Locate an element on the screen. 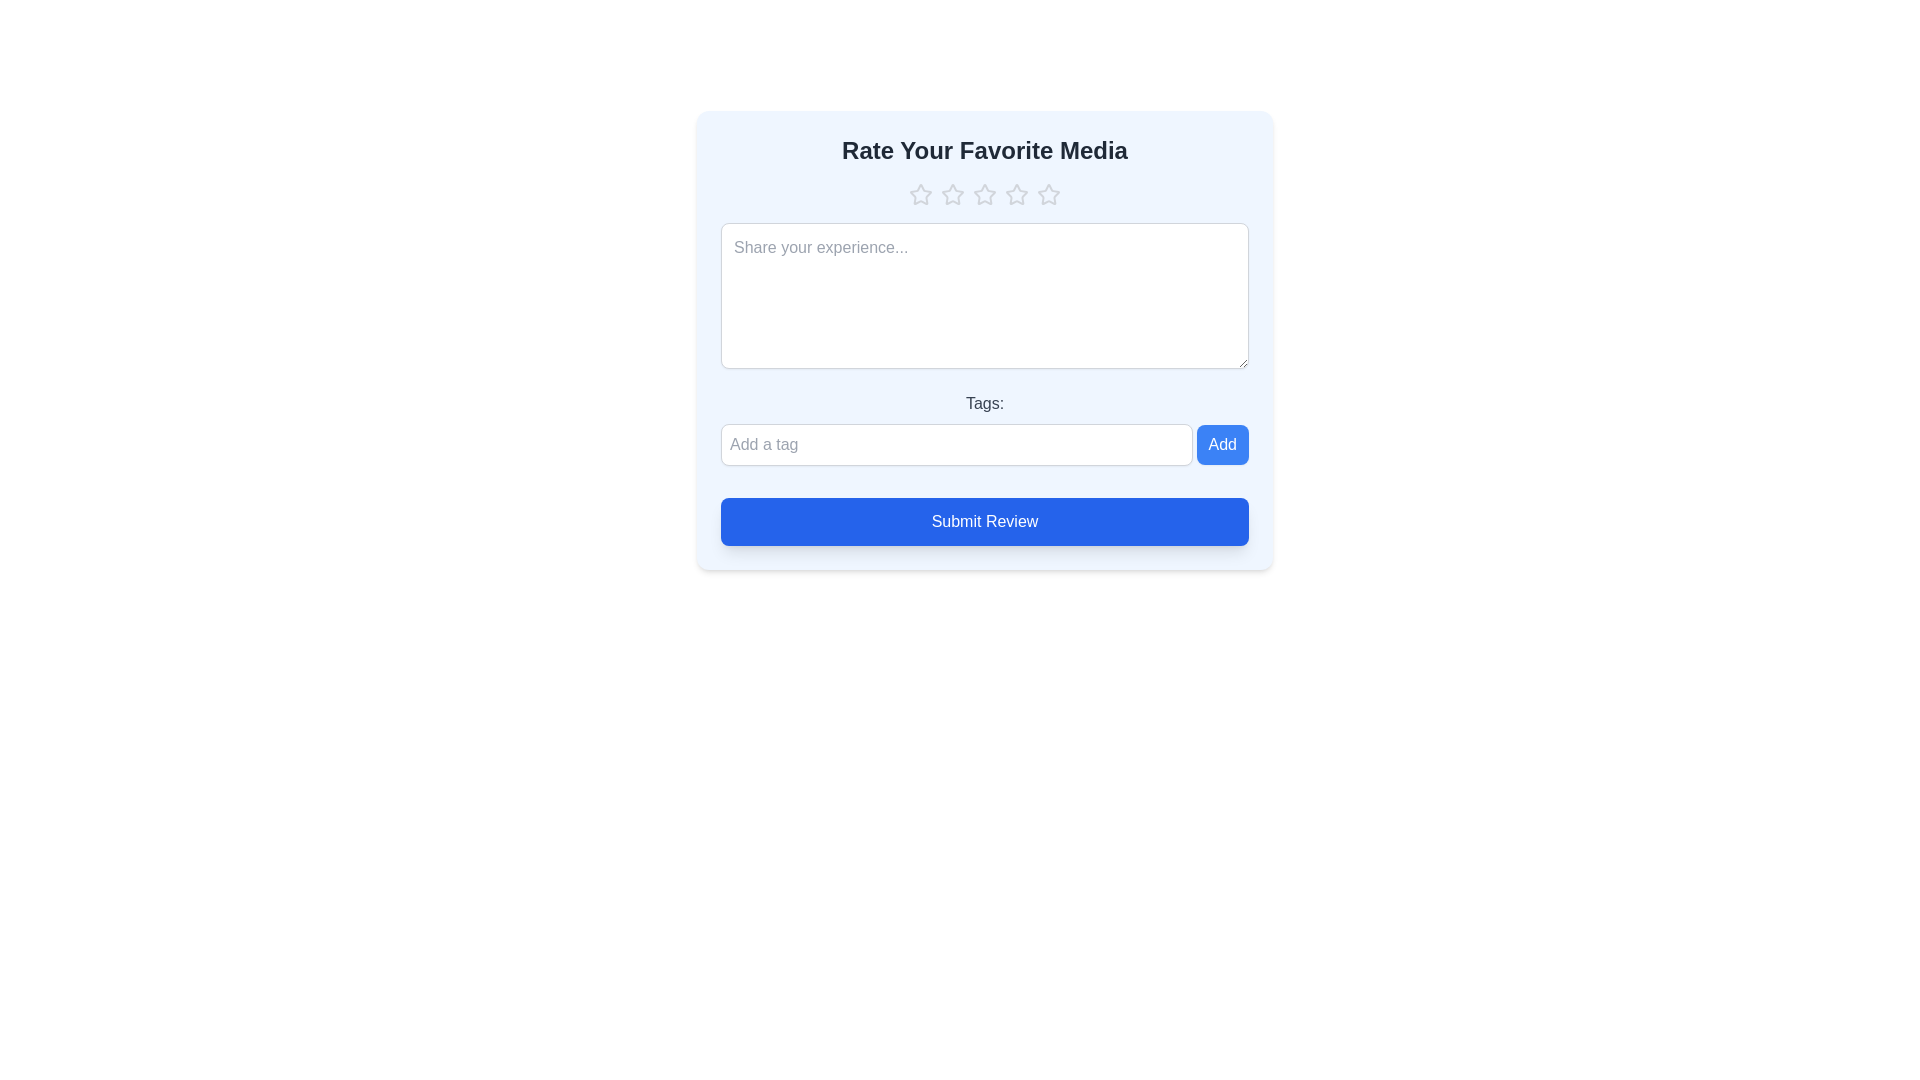 The width and height of the screenshot is (1920, 1080). the star in the Rating control located centrally below 'Rate Your Favorite Media' is located at coordinates (984, 195).